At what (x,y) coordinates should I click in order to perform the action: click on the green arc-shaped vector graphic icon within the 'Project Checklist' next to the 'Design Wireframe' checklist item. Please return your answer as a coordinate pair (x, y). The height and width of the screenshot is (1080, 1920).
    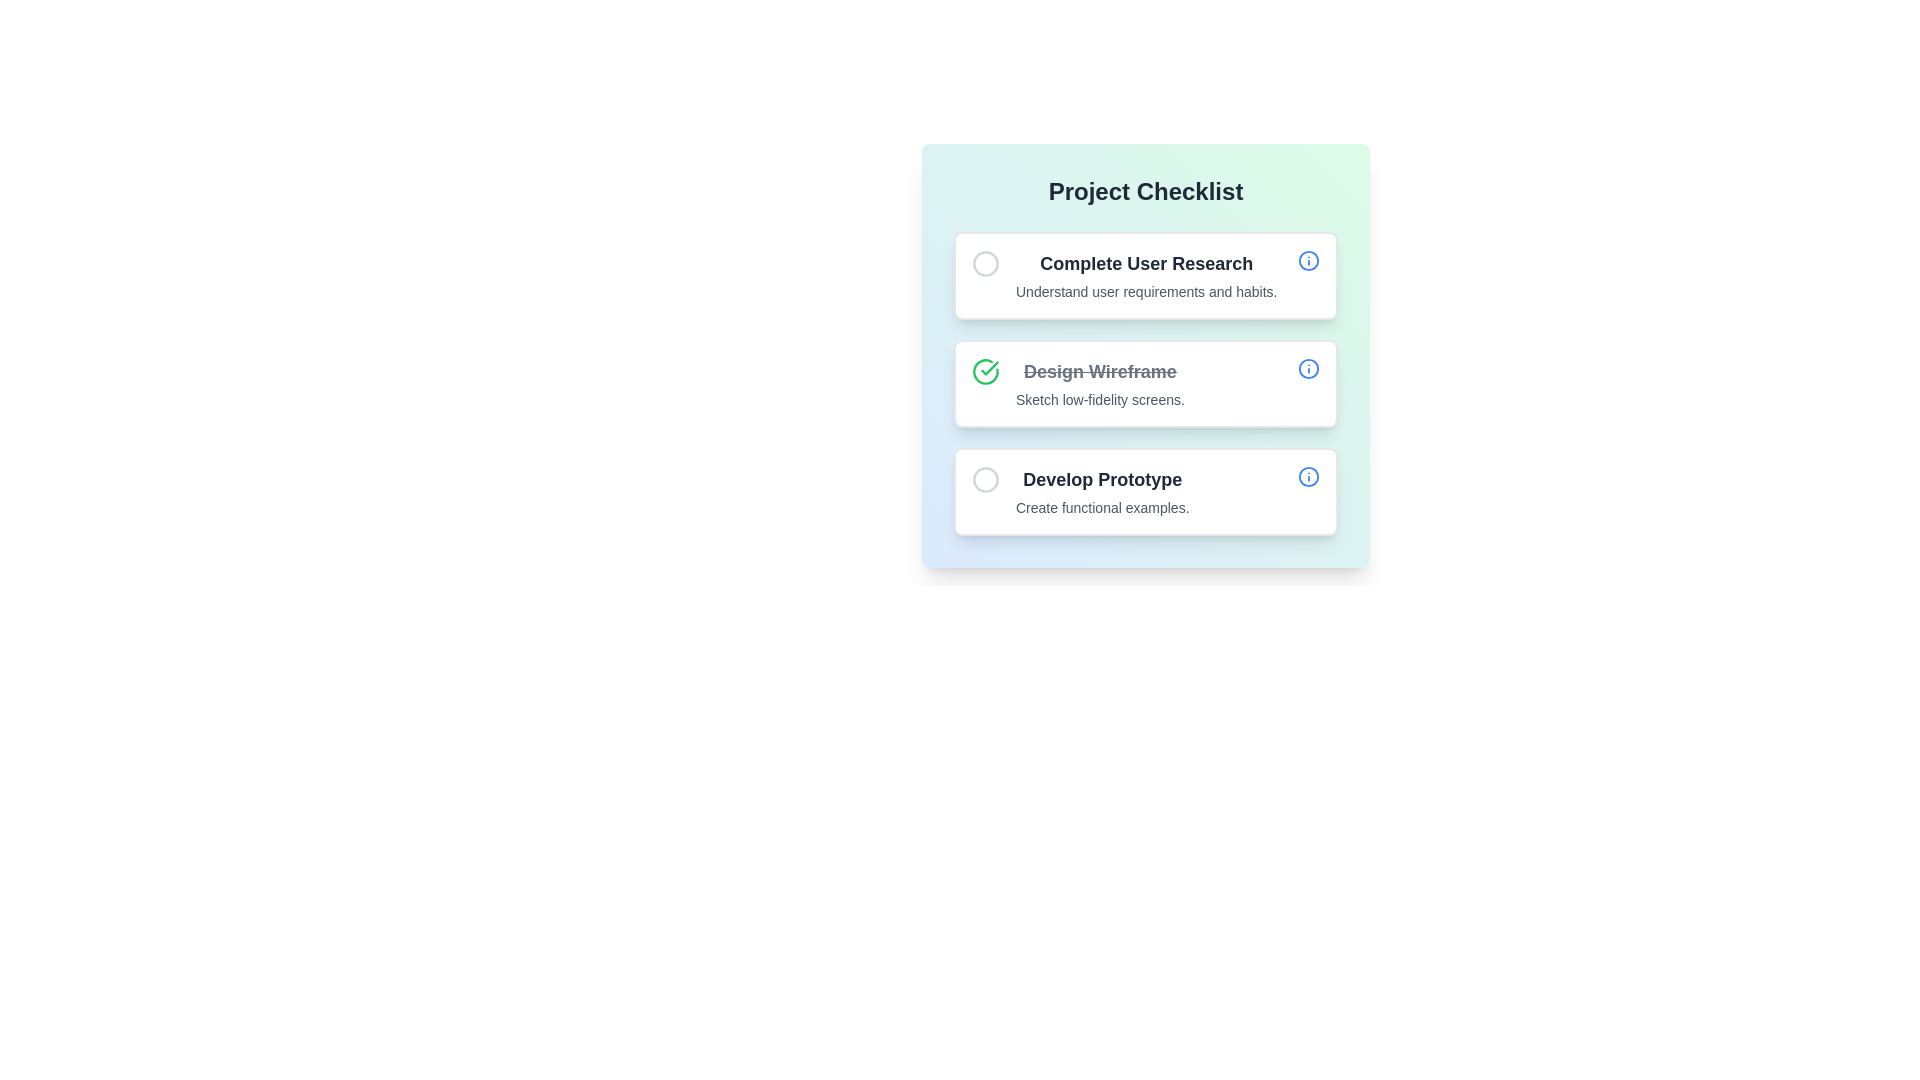
    Looking at the image, I should click on (985, 371).